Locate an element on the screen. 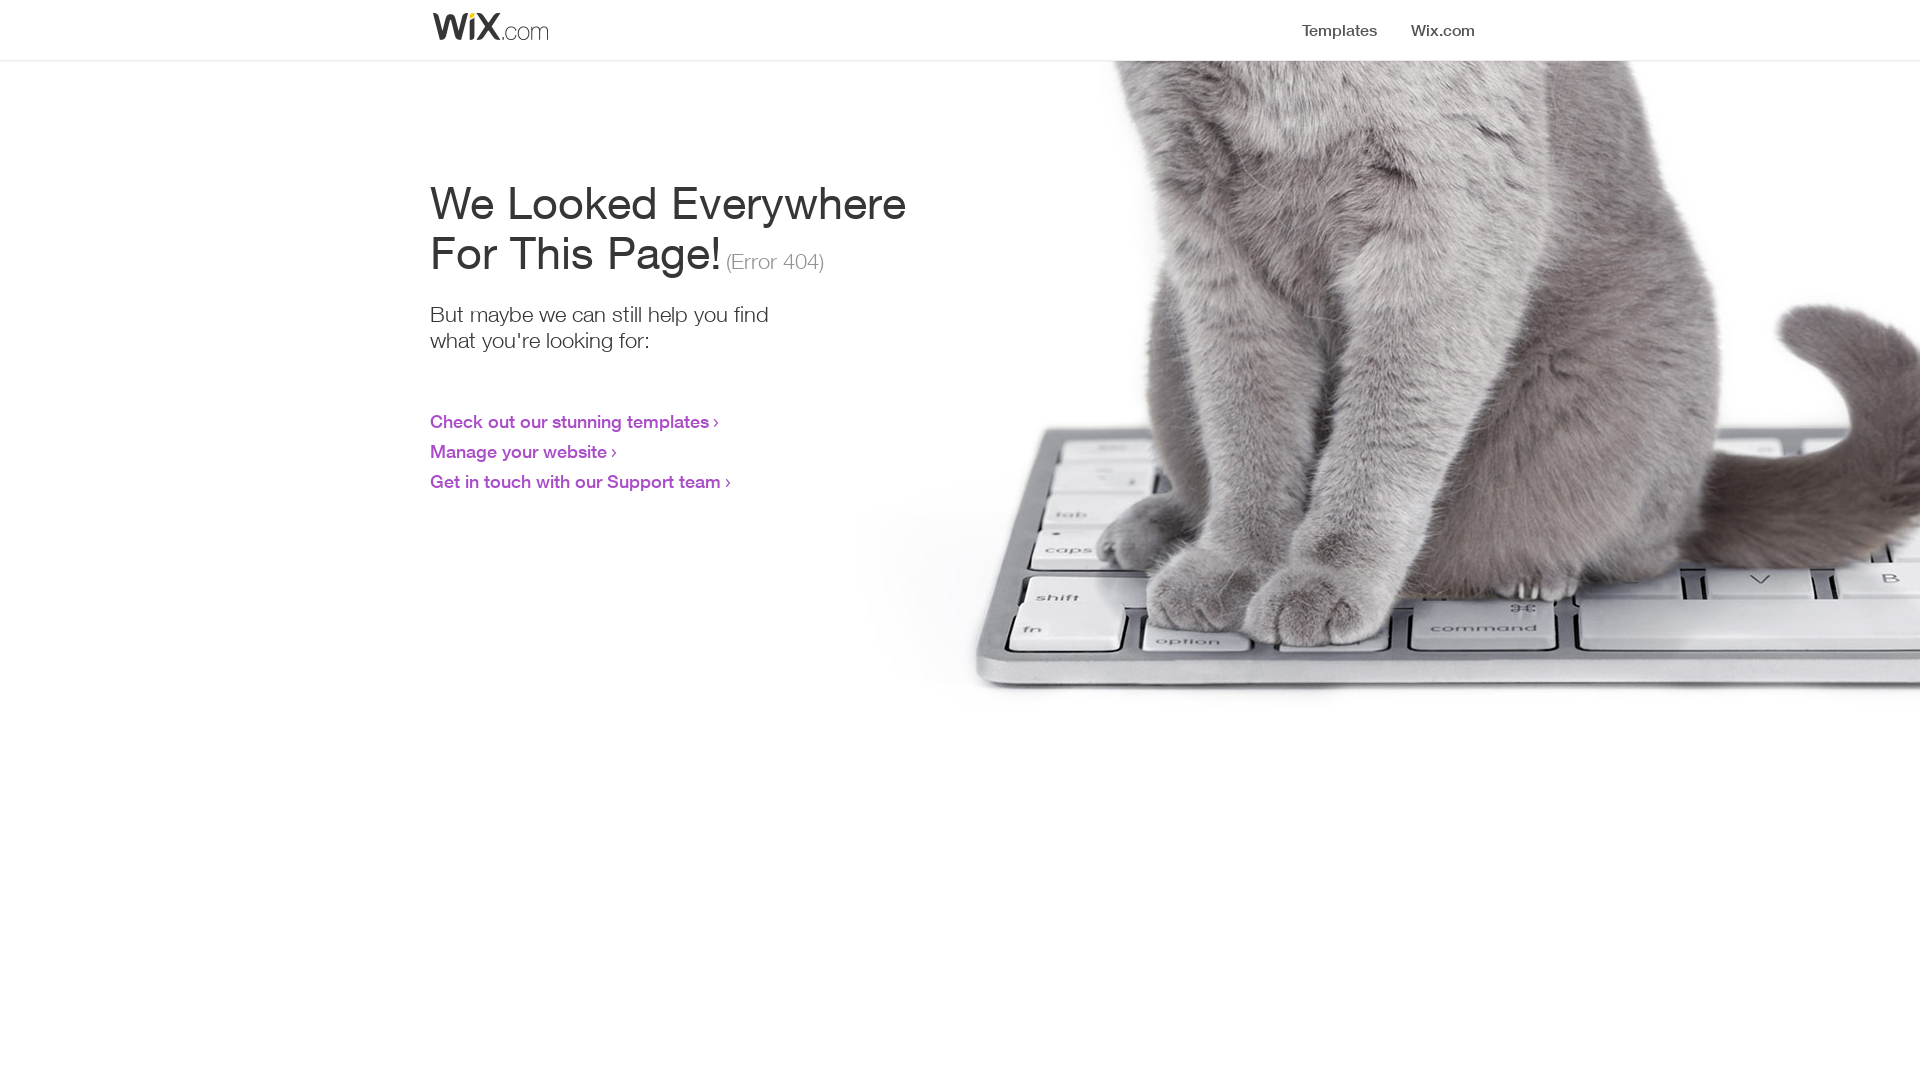  'Check out our stunning templates' is located at coordinates (429, 419).